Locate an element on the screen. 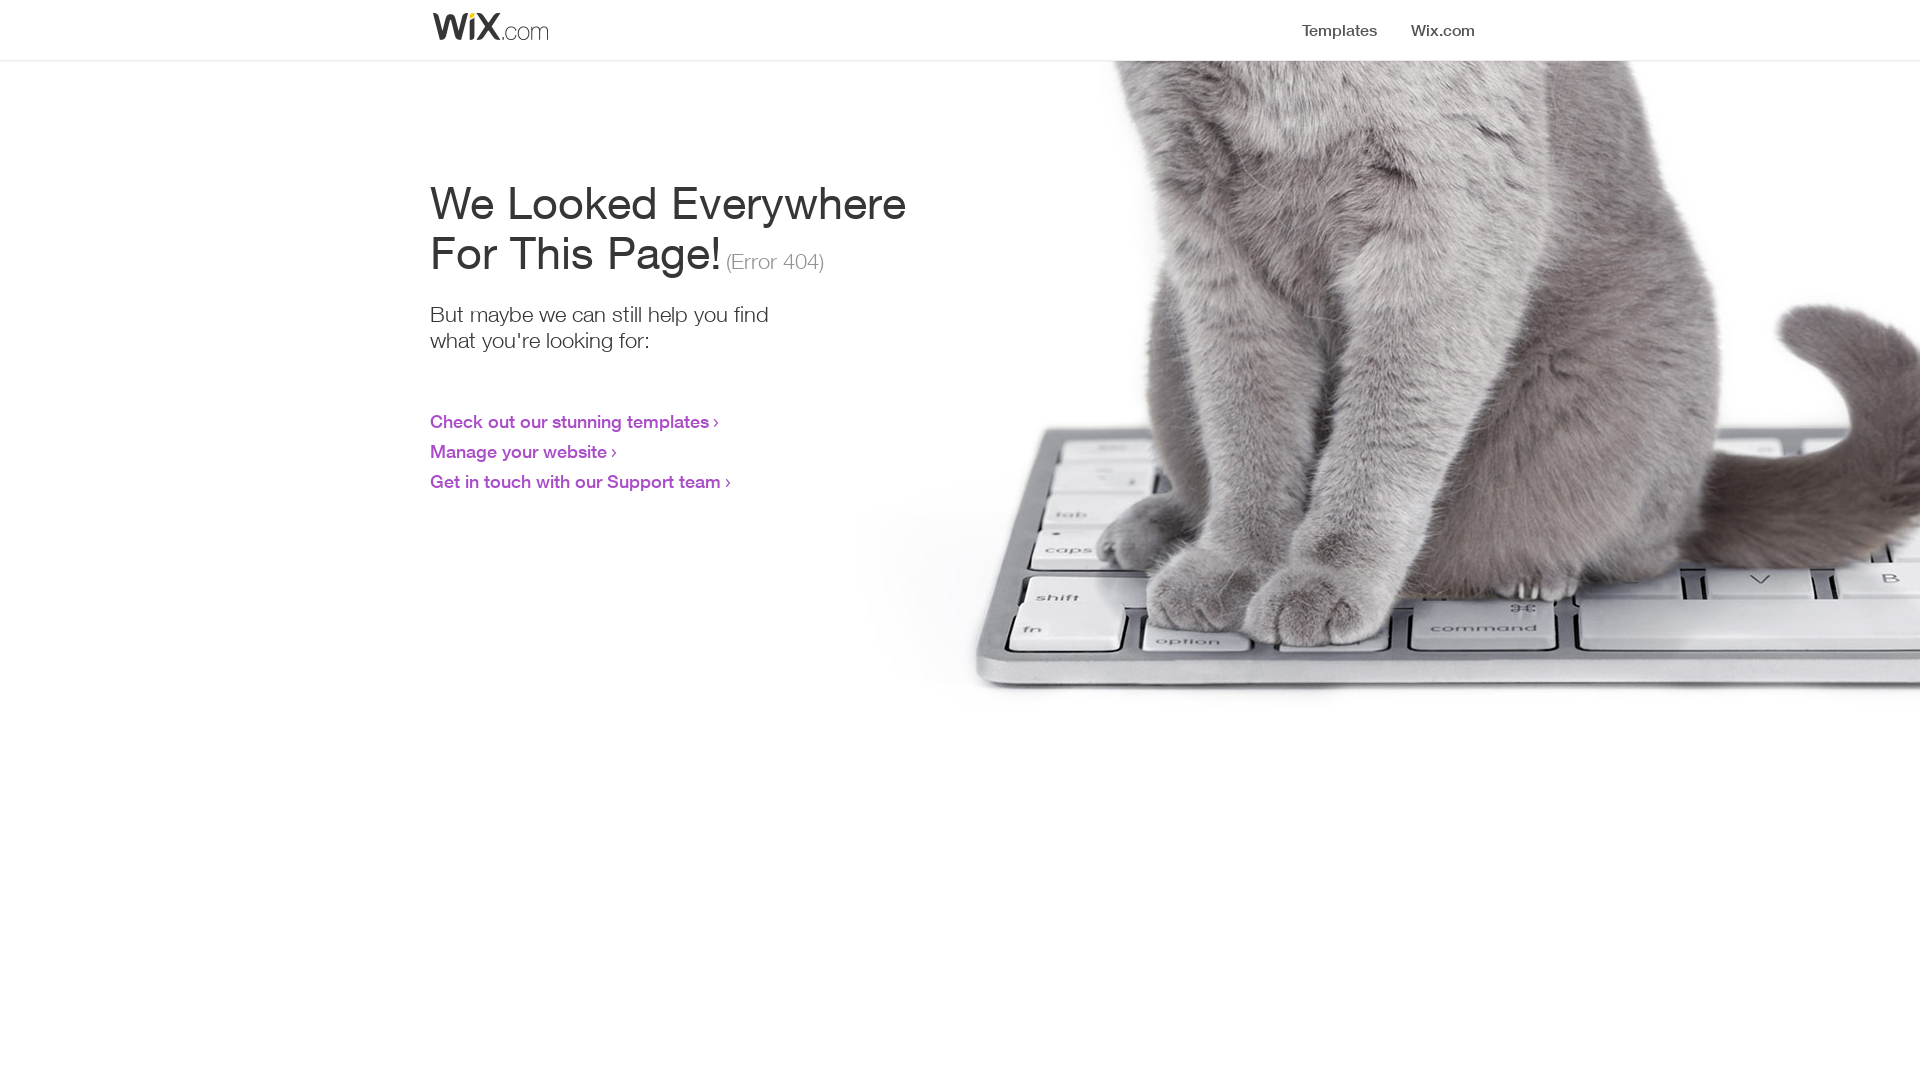  'Check out our stunning templates' is located at coordinates (429, 419).